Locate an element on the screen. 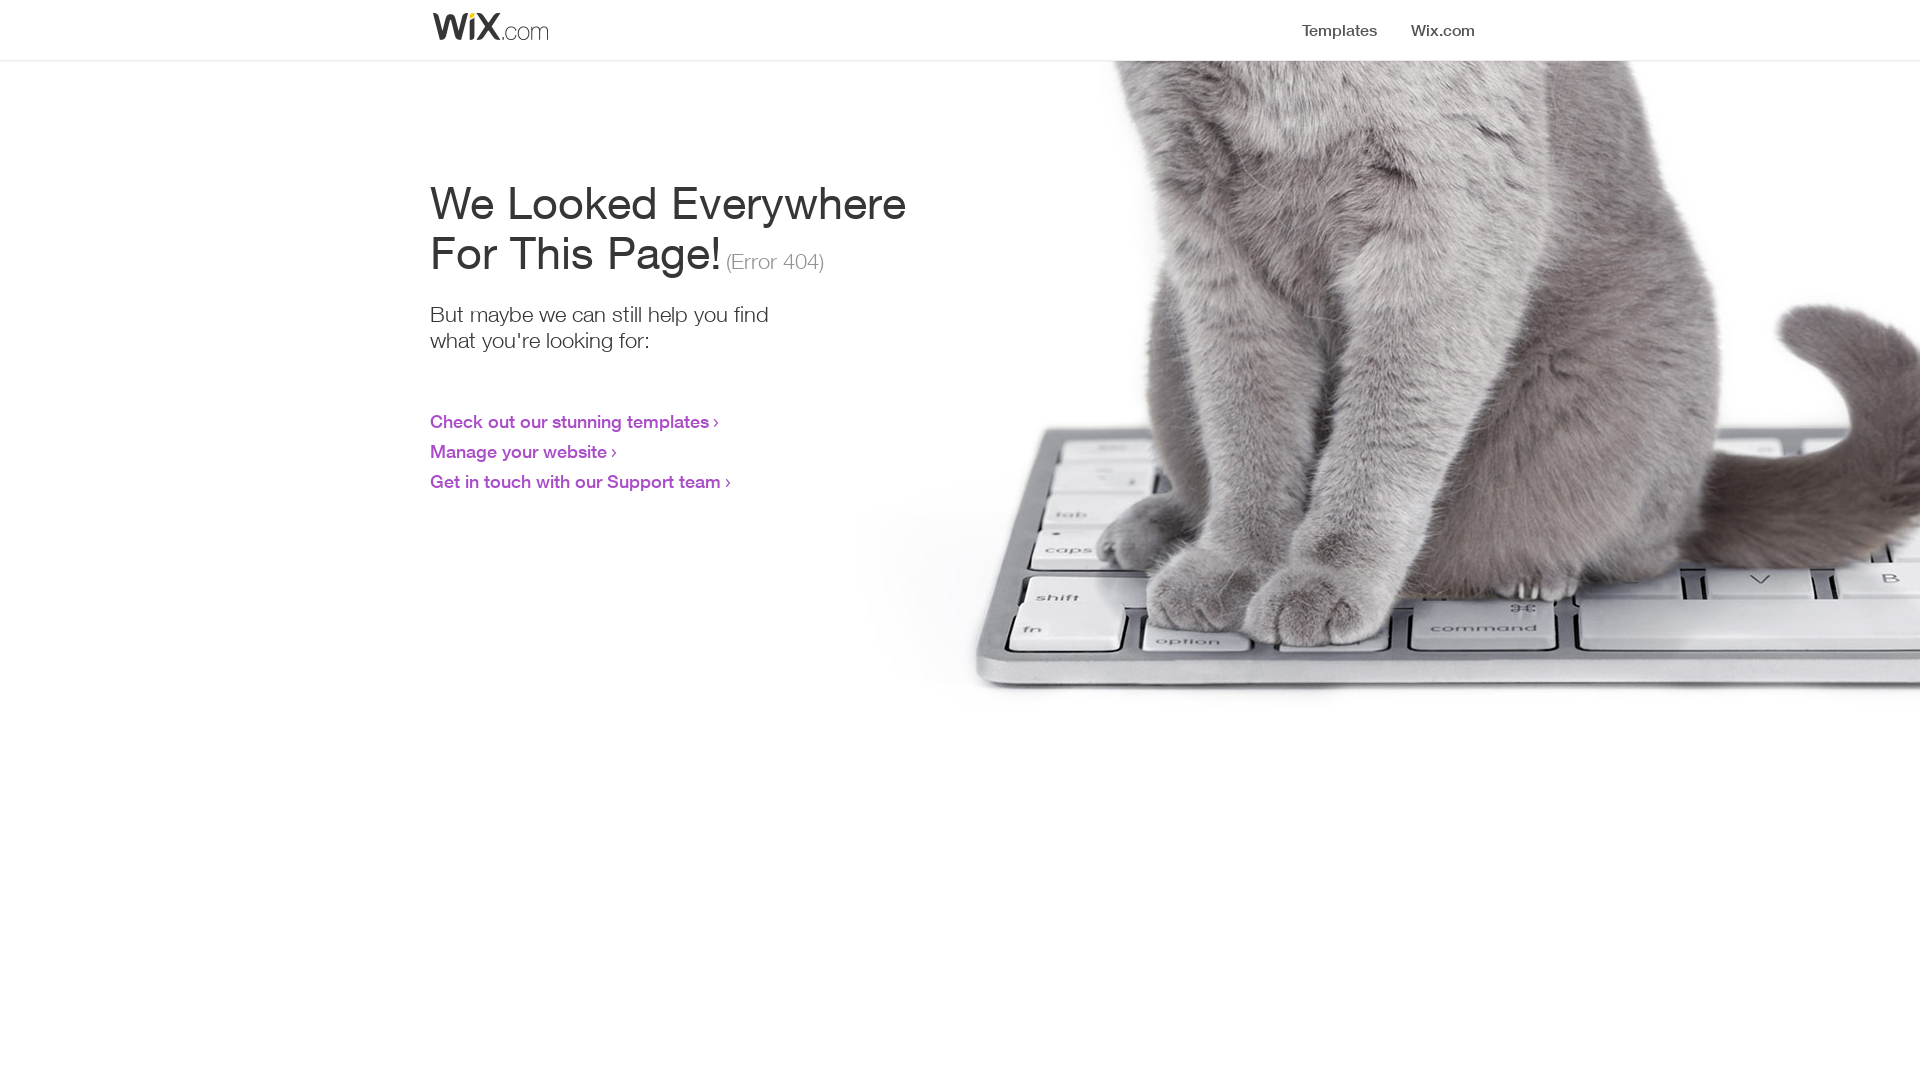  'Check out our stunning templates' is located at coordinates (429, 419).